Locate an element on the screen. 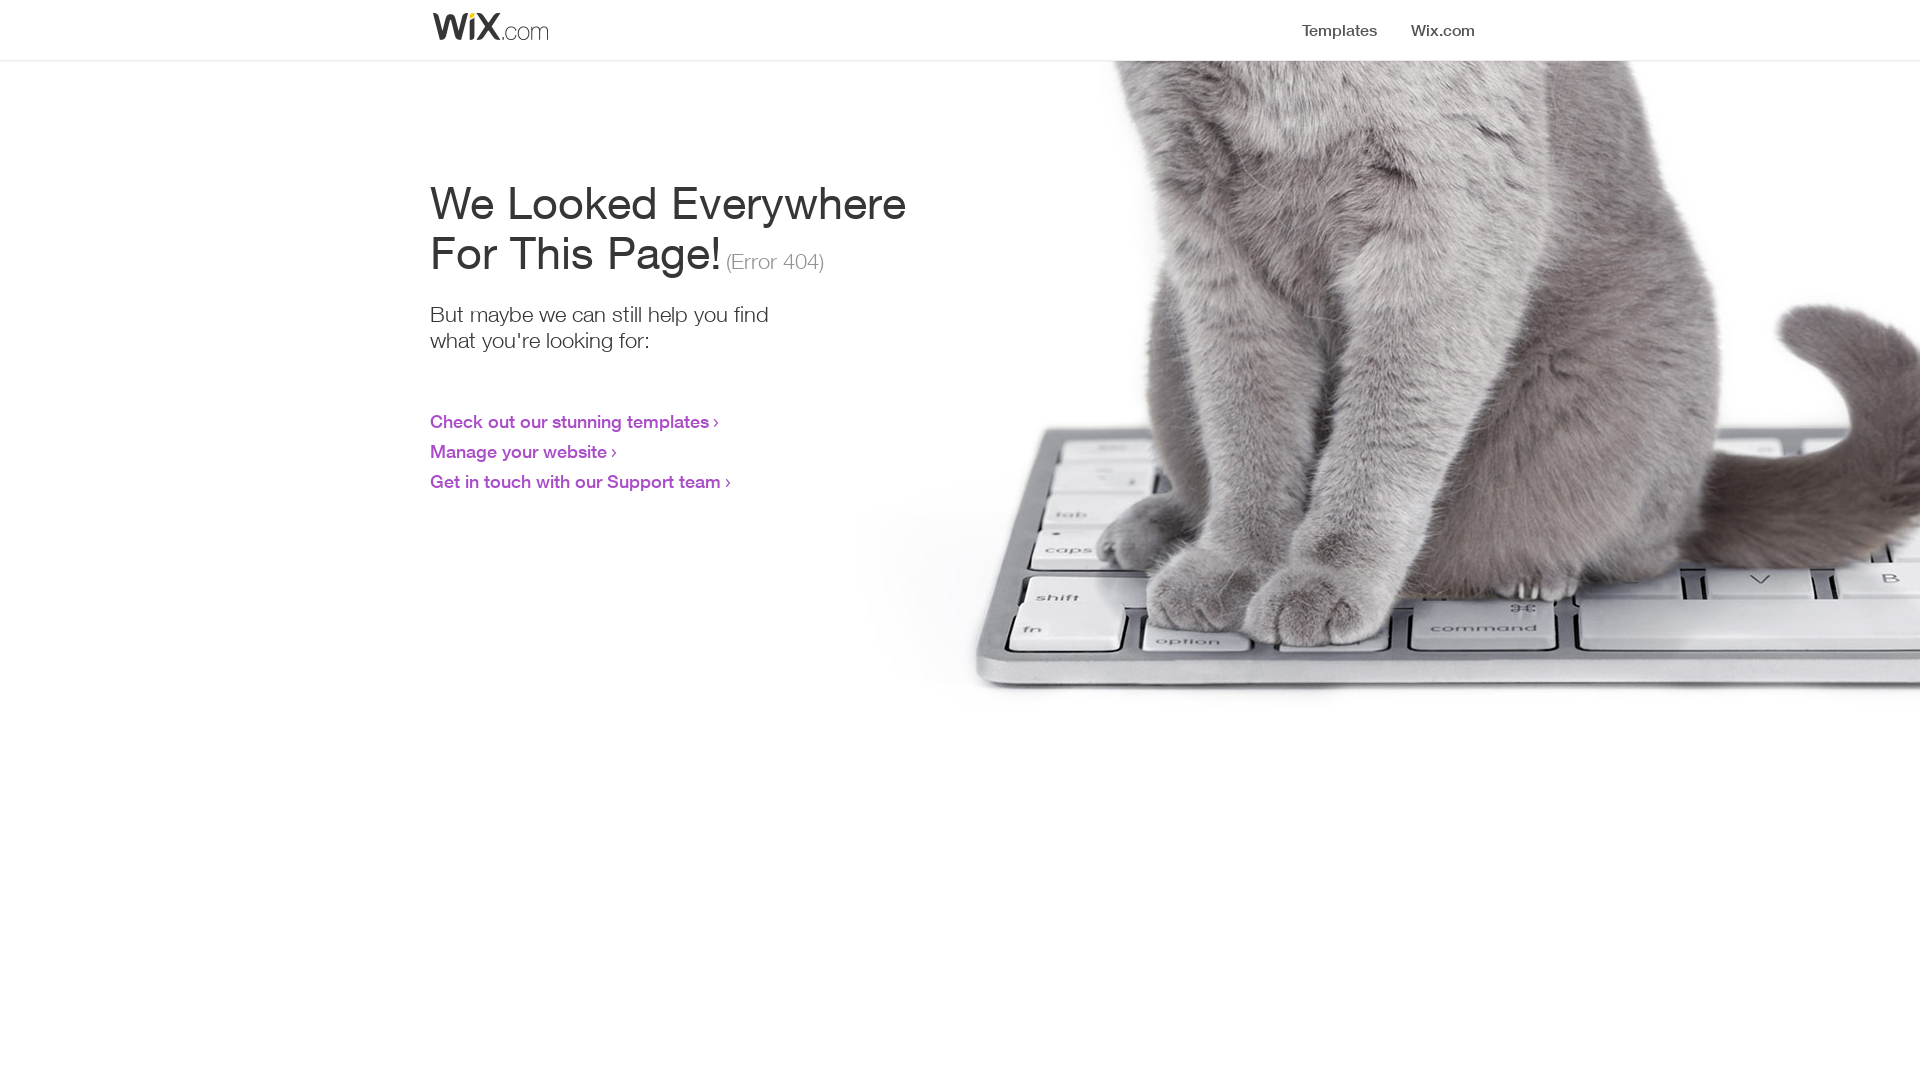  'Check out our stunning templates' is located at coordinates (429, 419).